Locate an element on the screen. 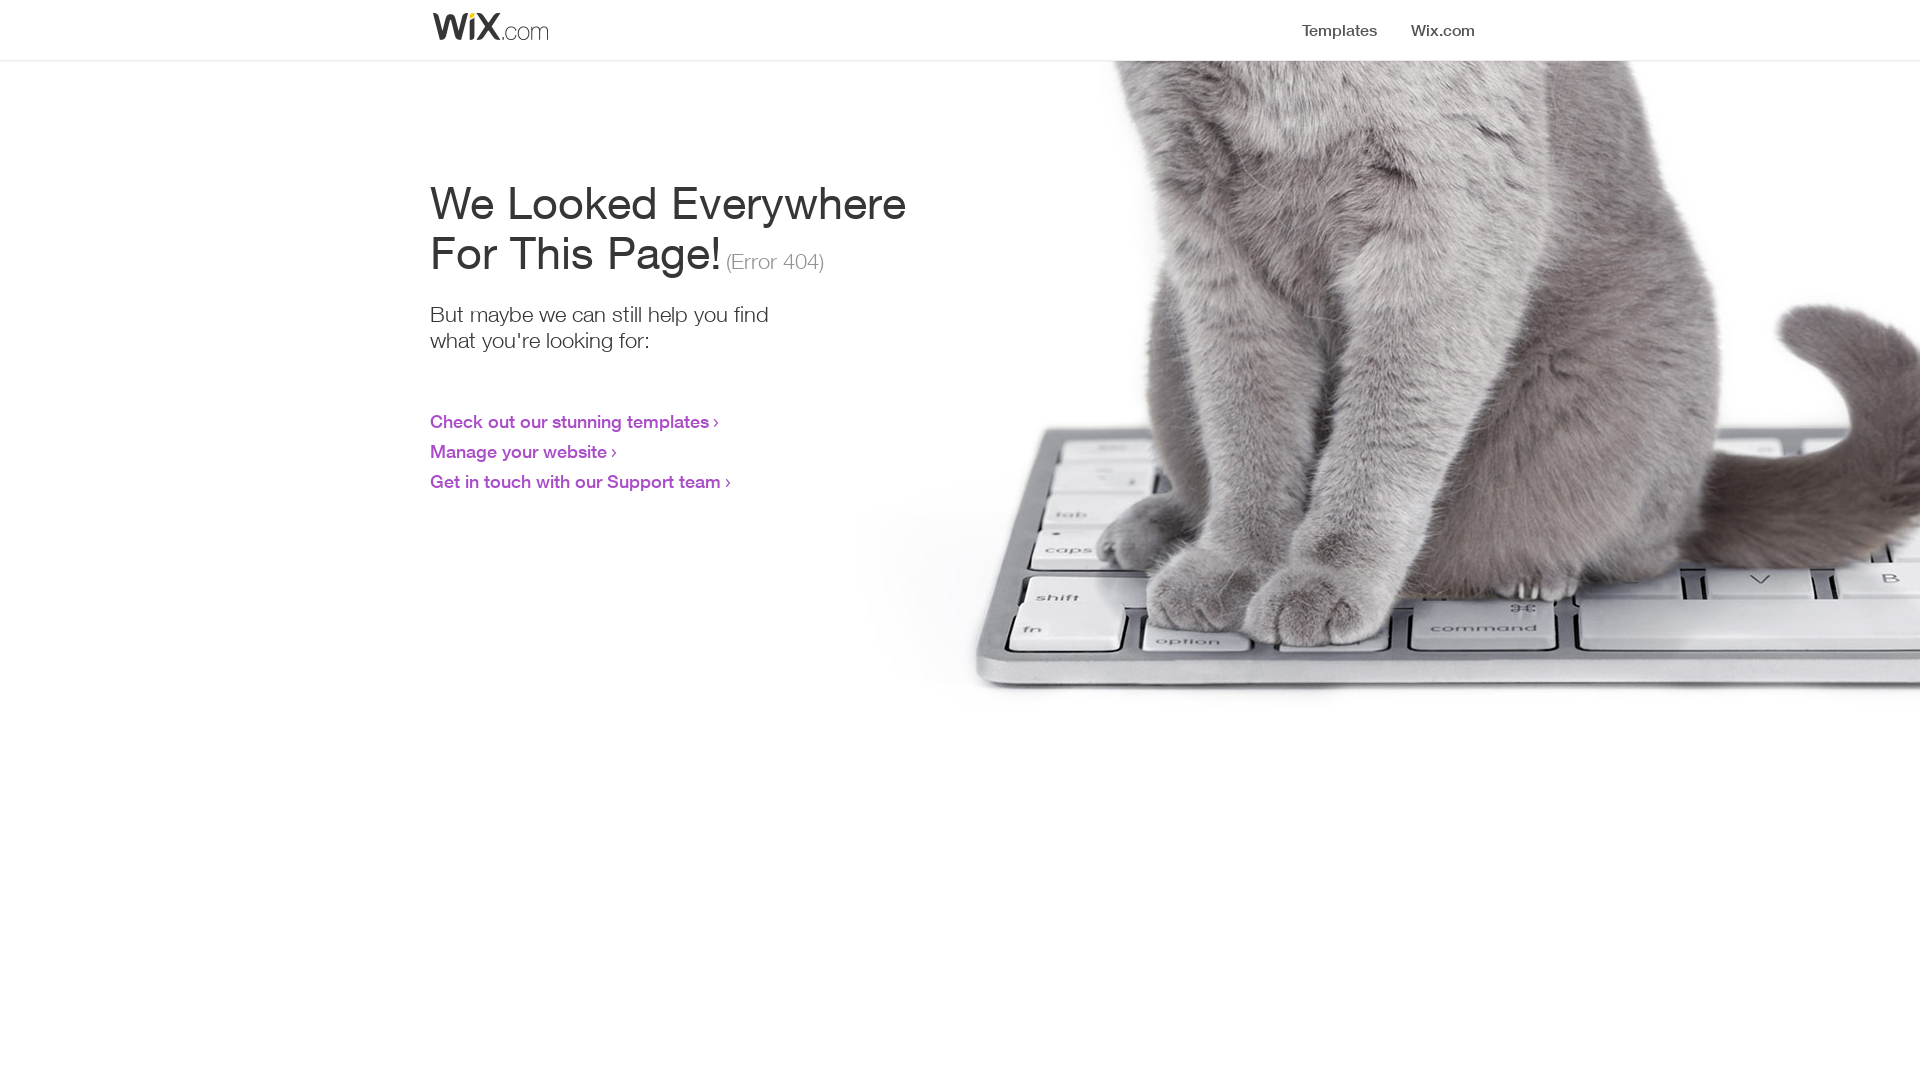  'Check out our stunning templates' is located at coordinates (429, 419).